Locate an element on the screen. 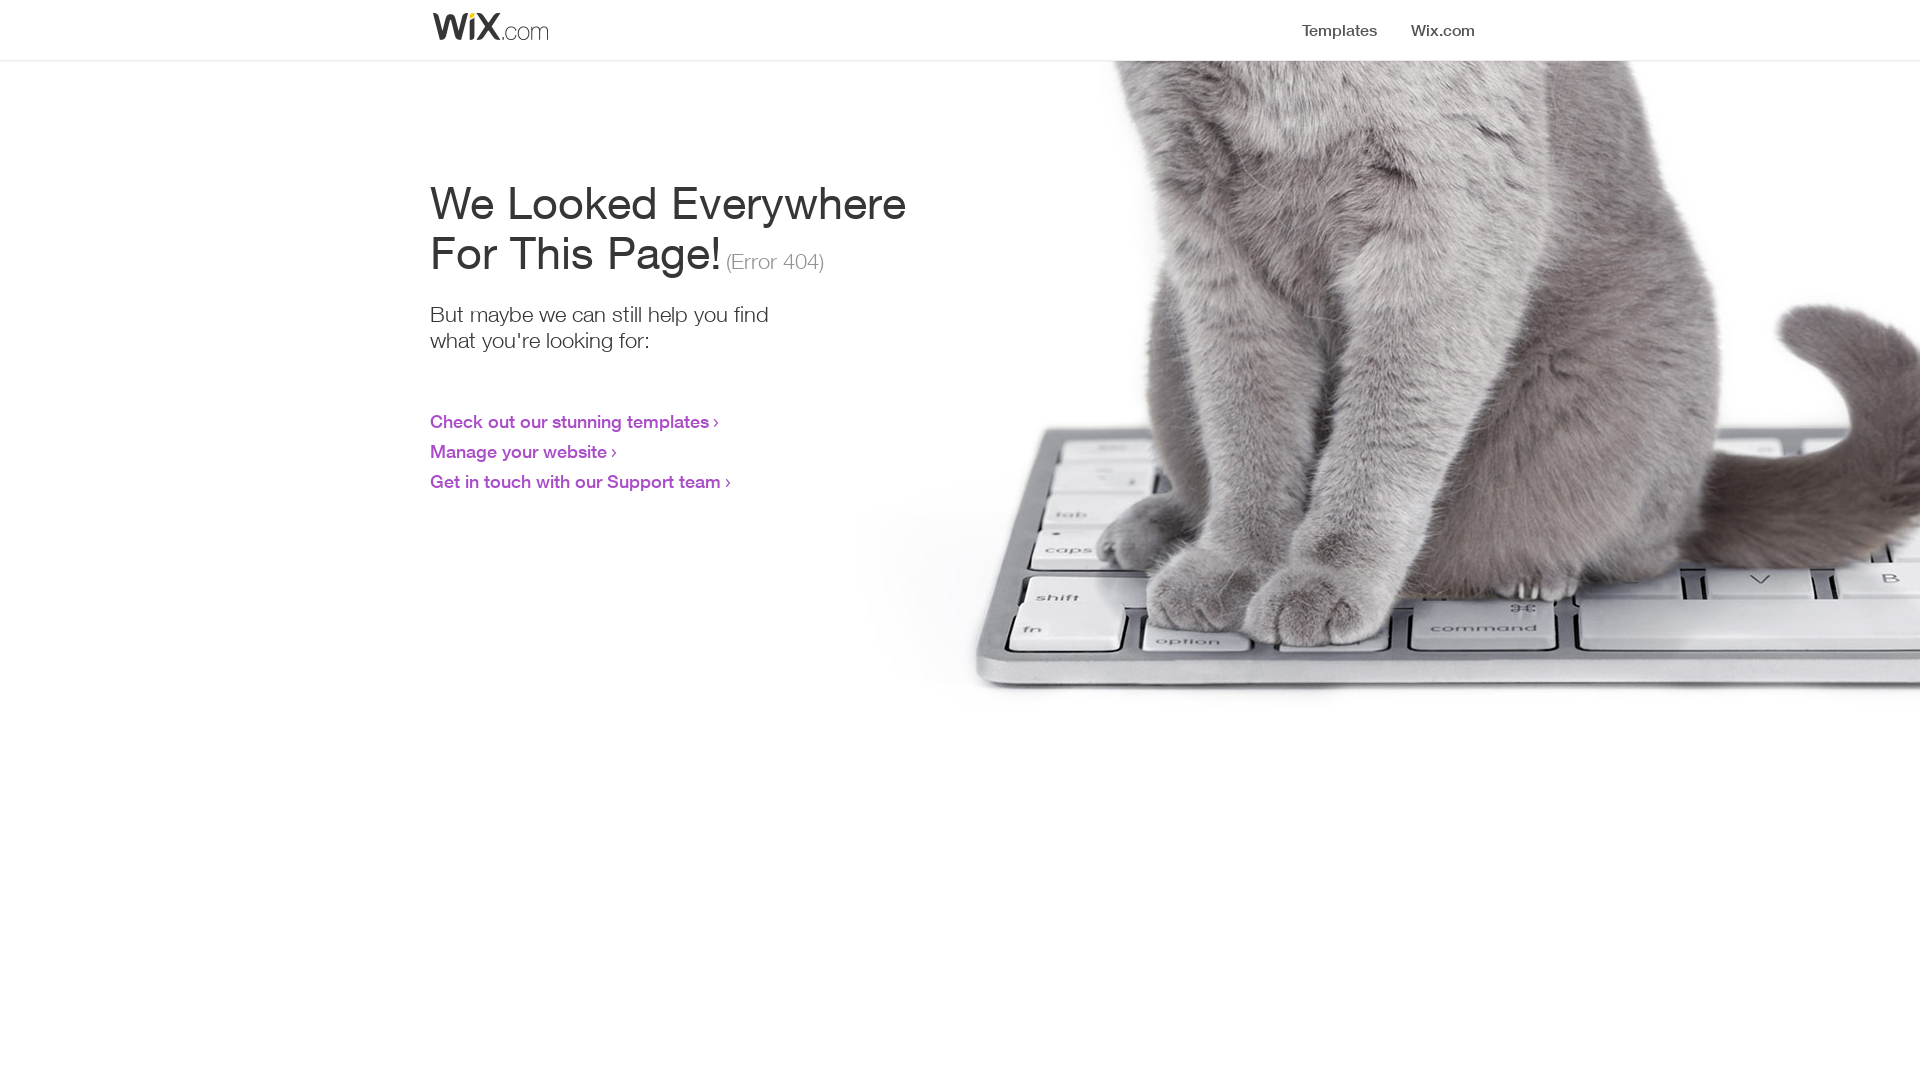  'Check out our stunning templates' is located at coordinates (429, 419).